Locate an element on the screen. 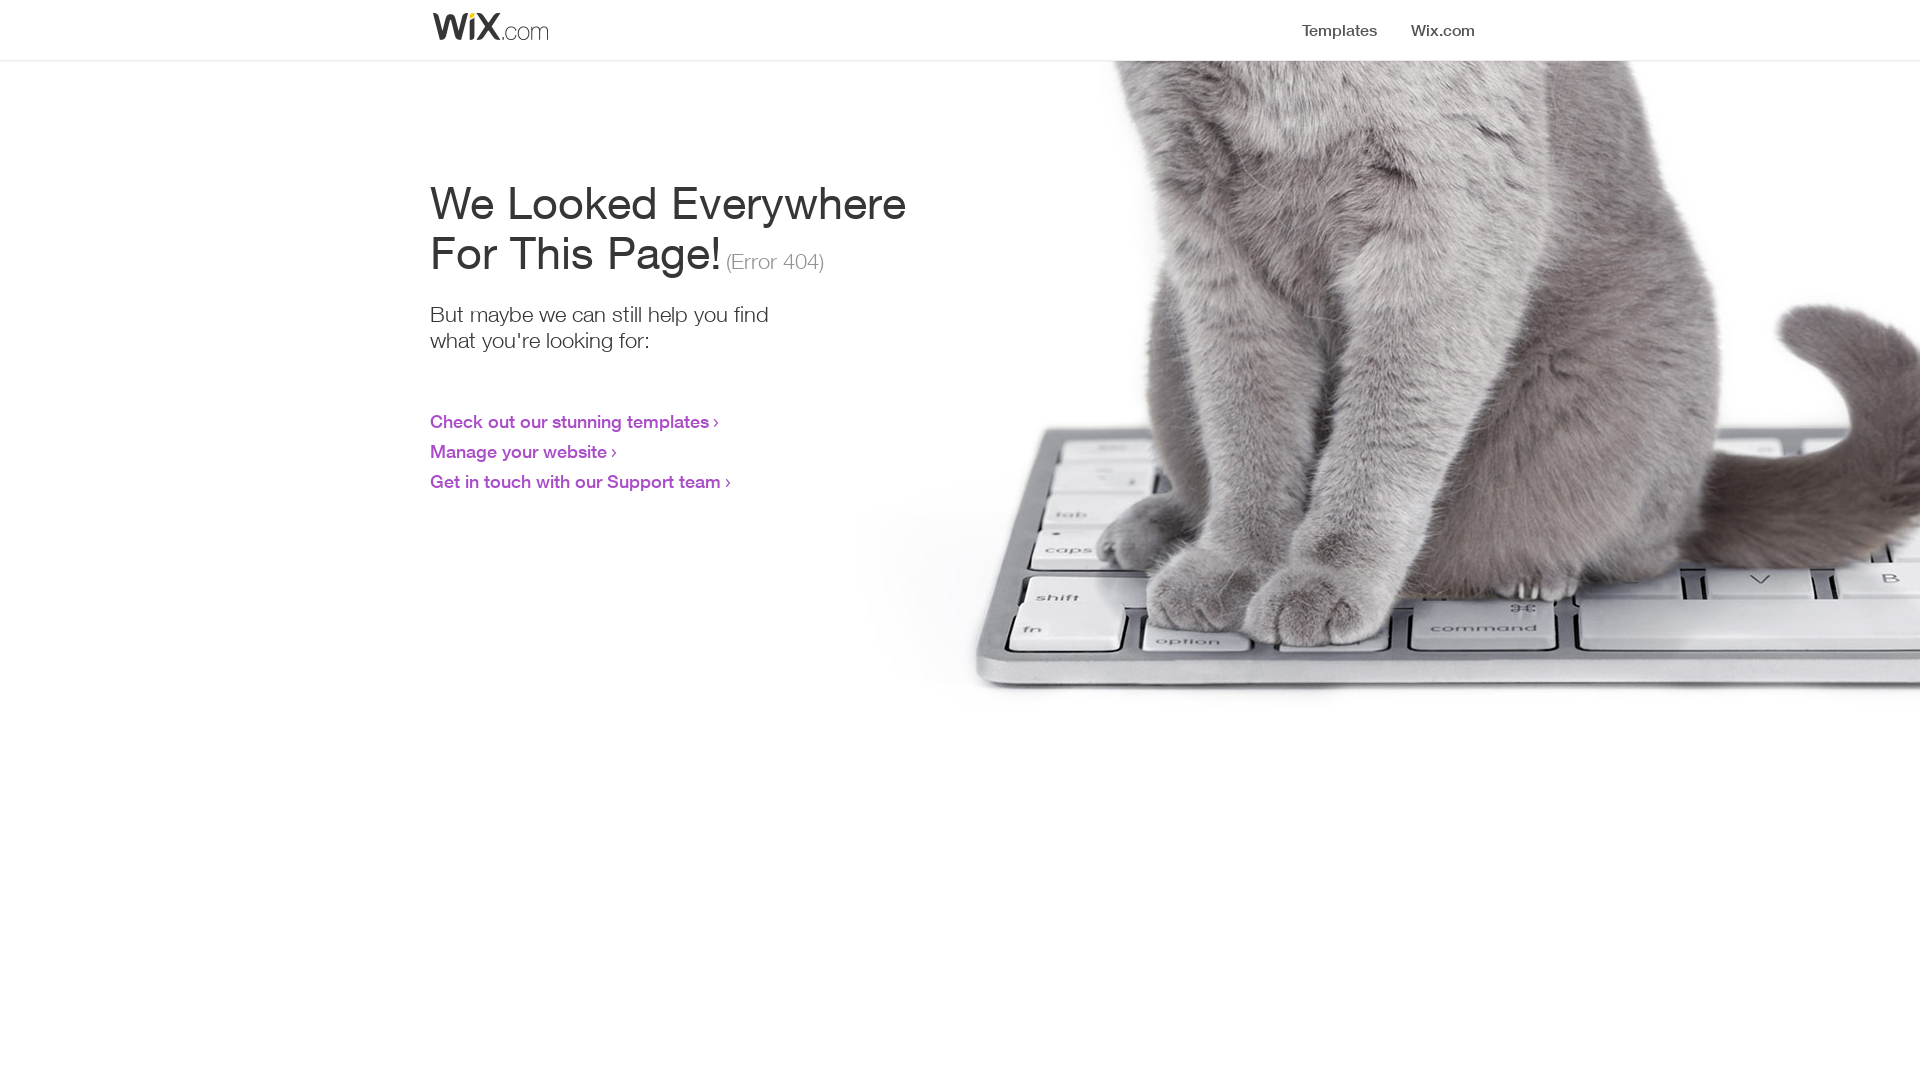  'Check out our stunning templates' is located at coordinates (429, 419).